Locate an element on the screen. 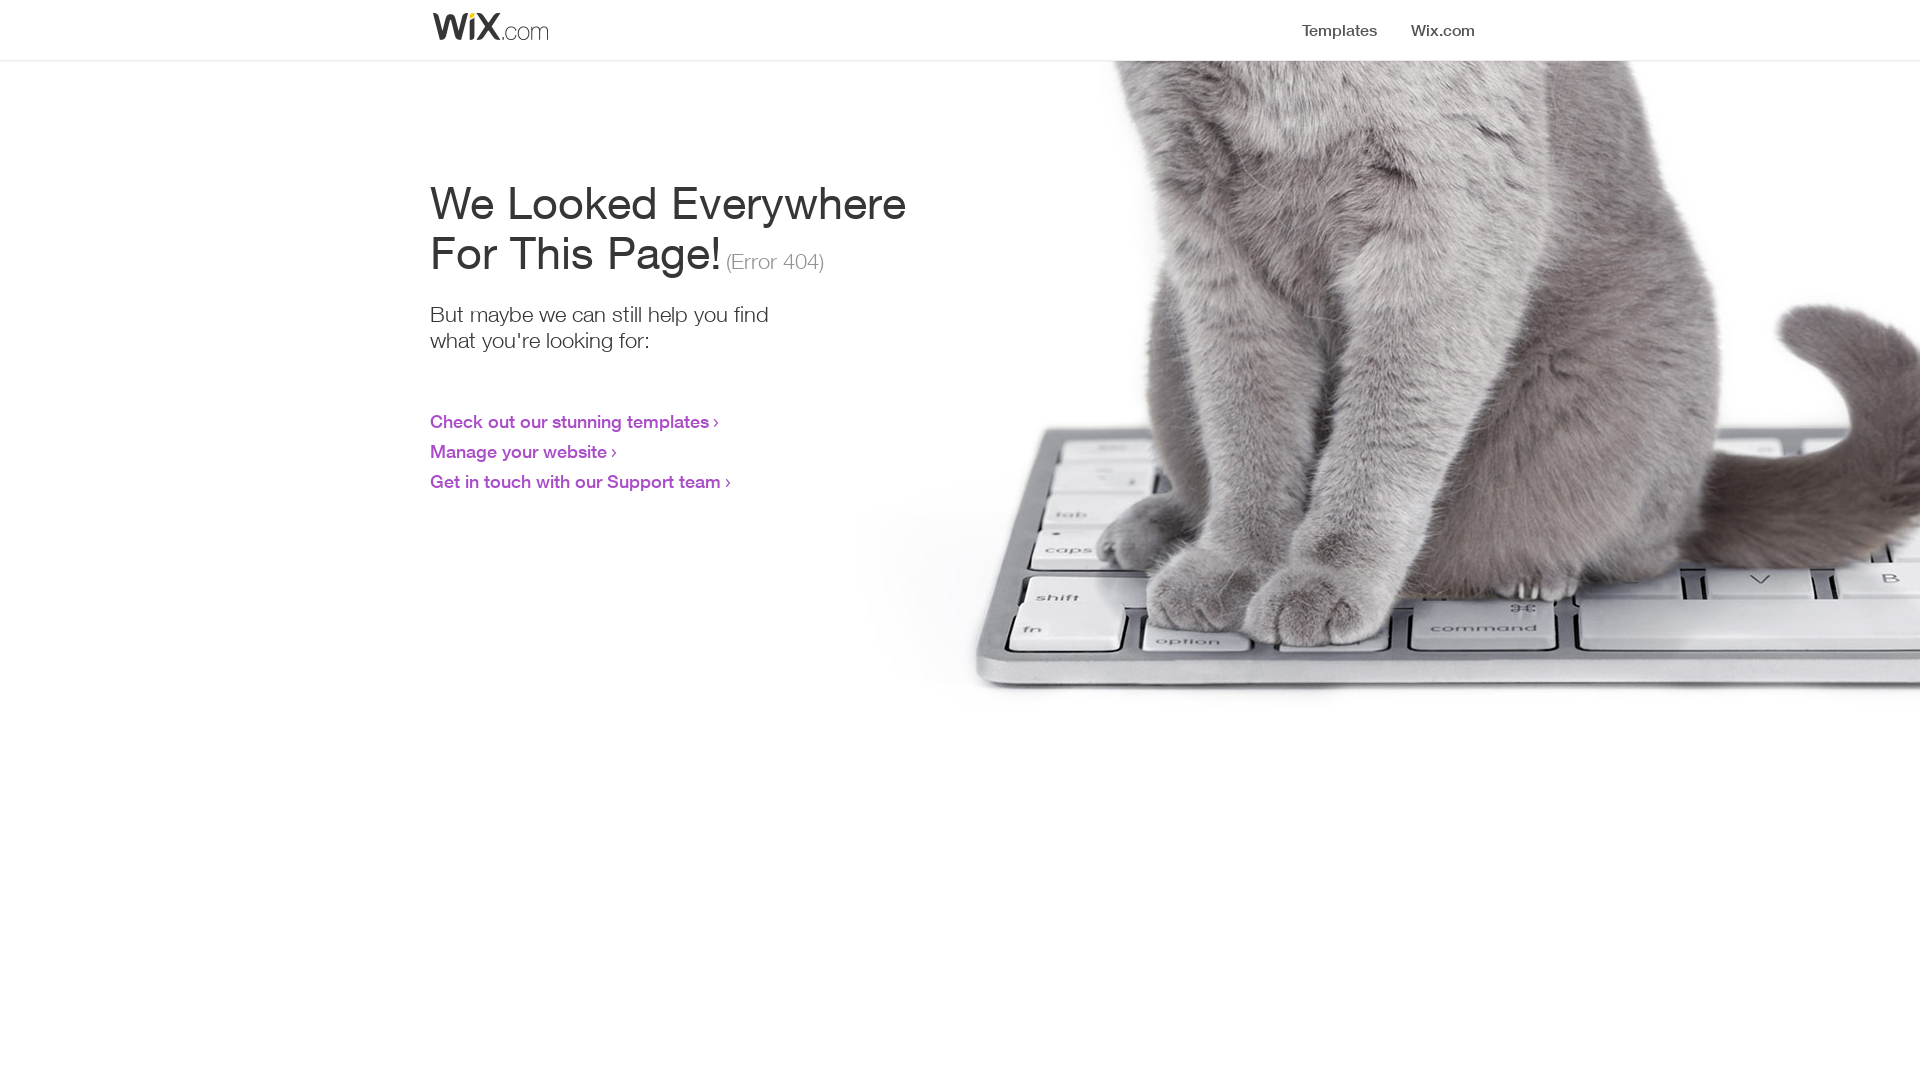  'Check out our stunning templates' is located at coordinates (429, 419).